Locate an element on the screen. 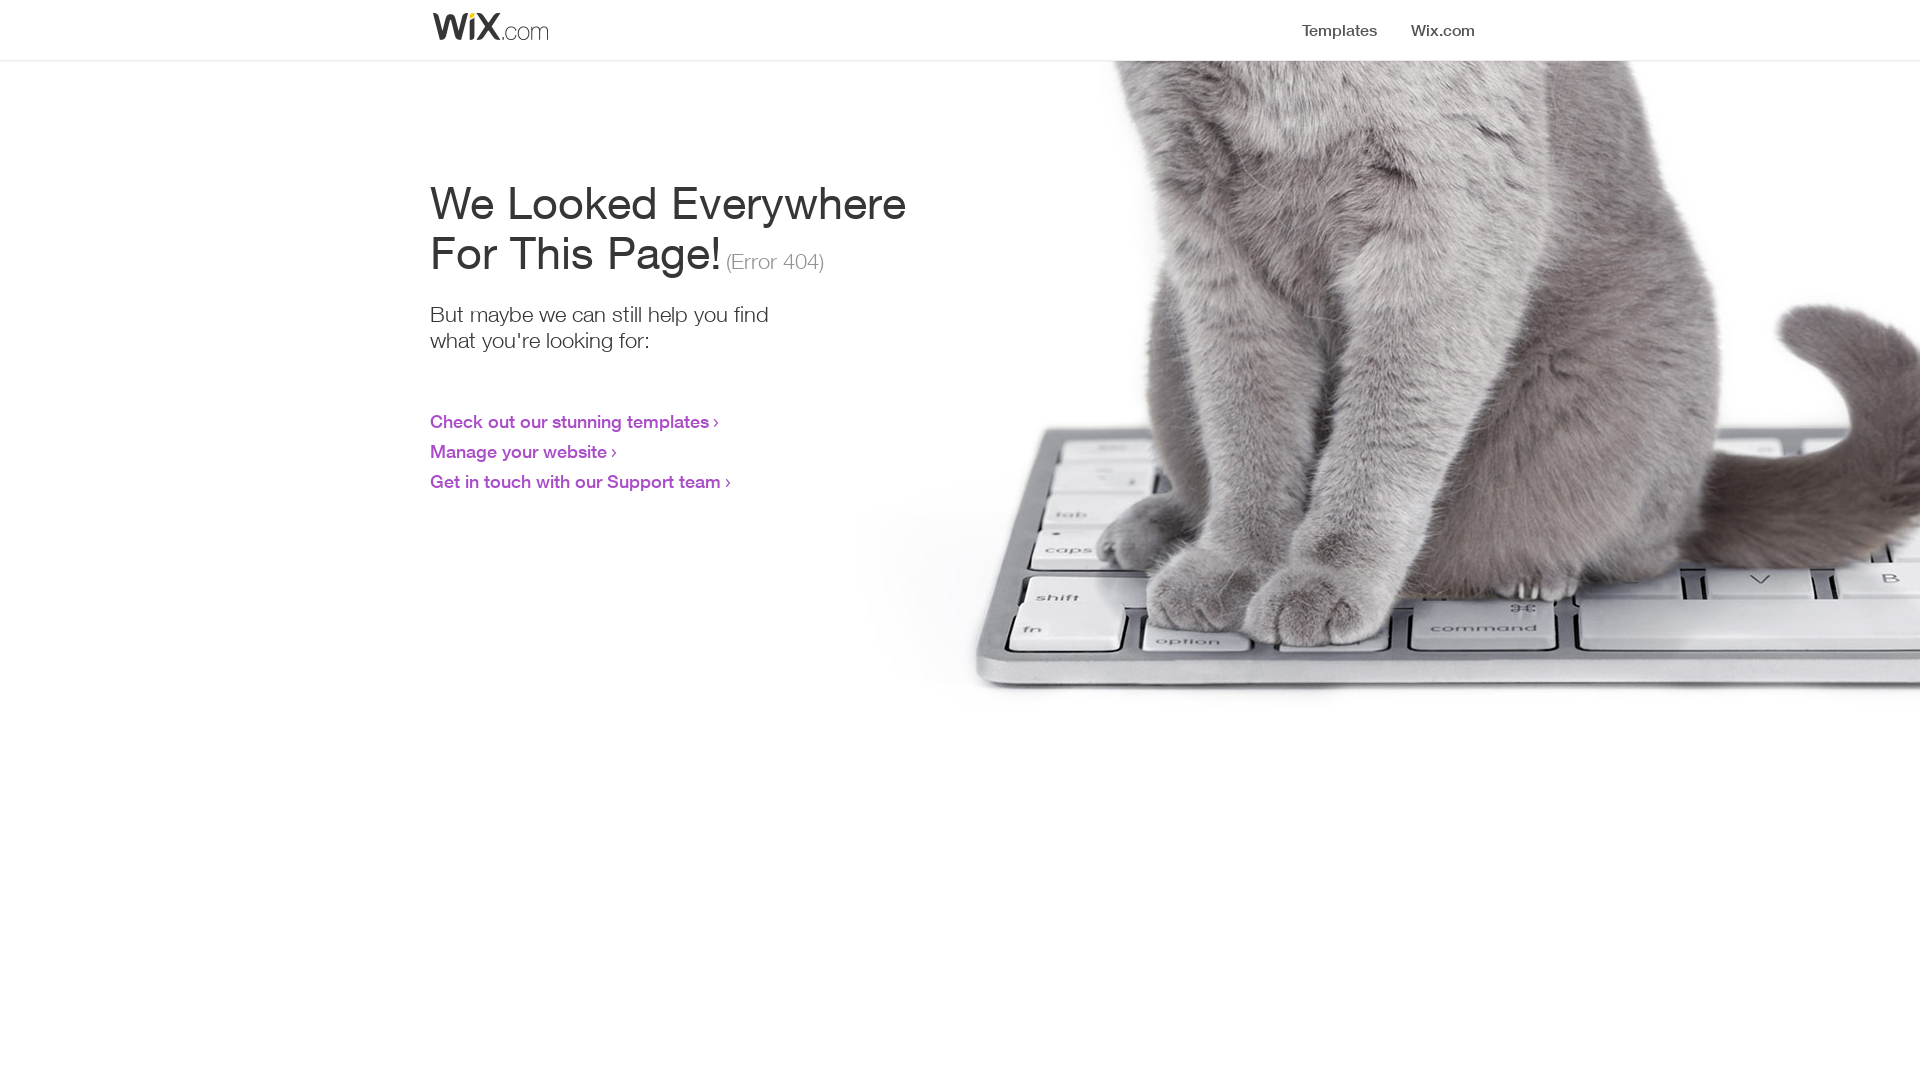  'Check out our stunning templates' is located at coordinates (429, 419).